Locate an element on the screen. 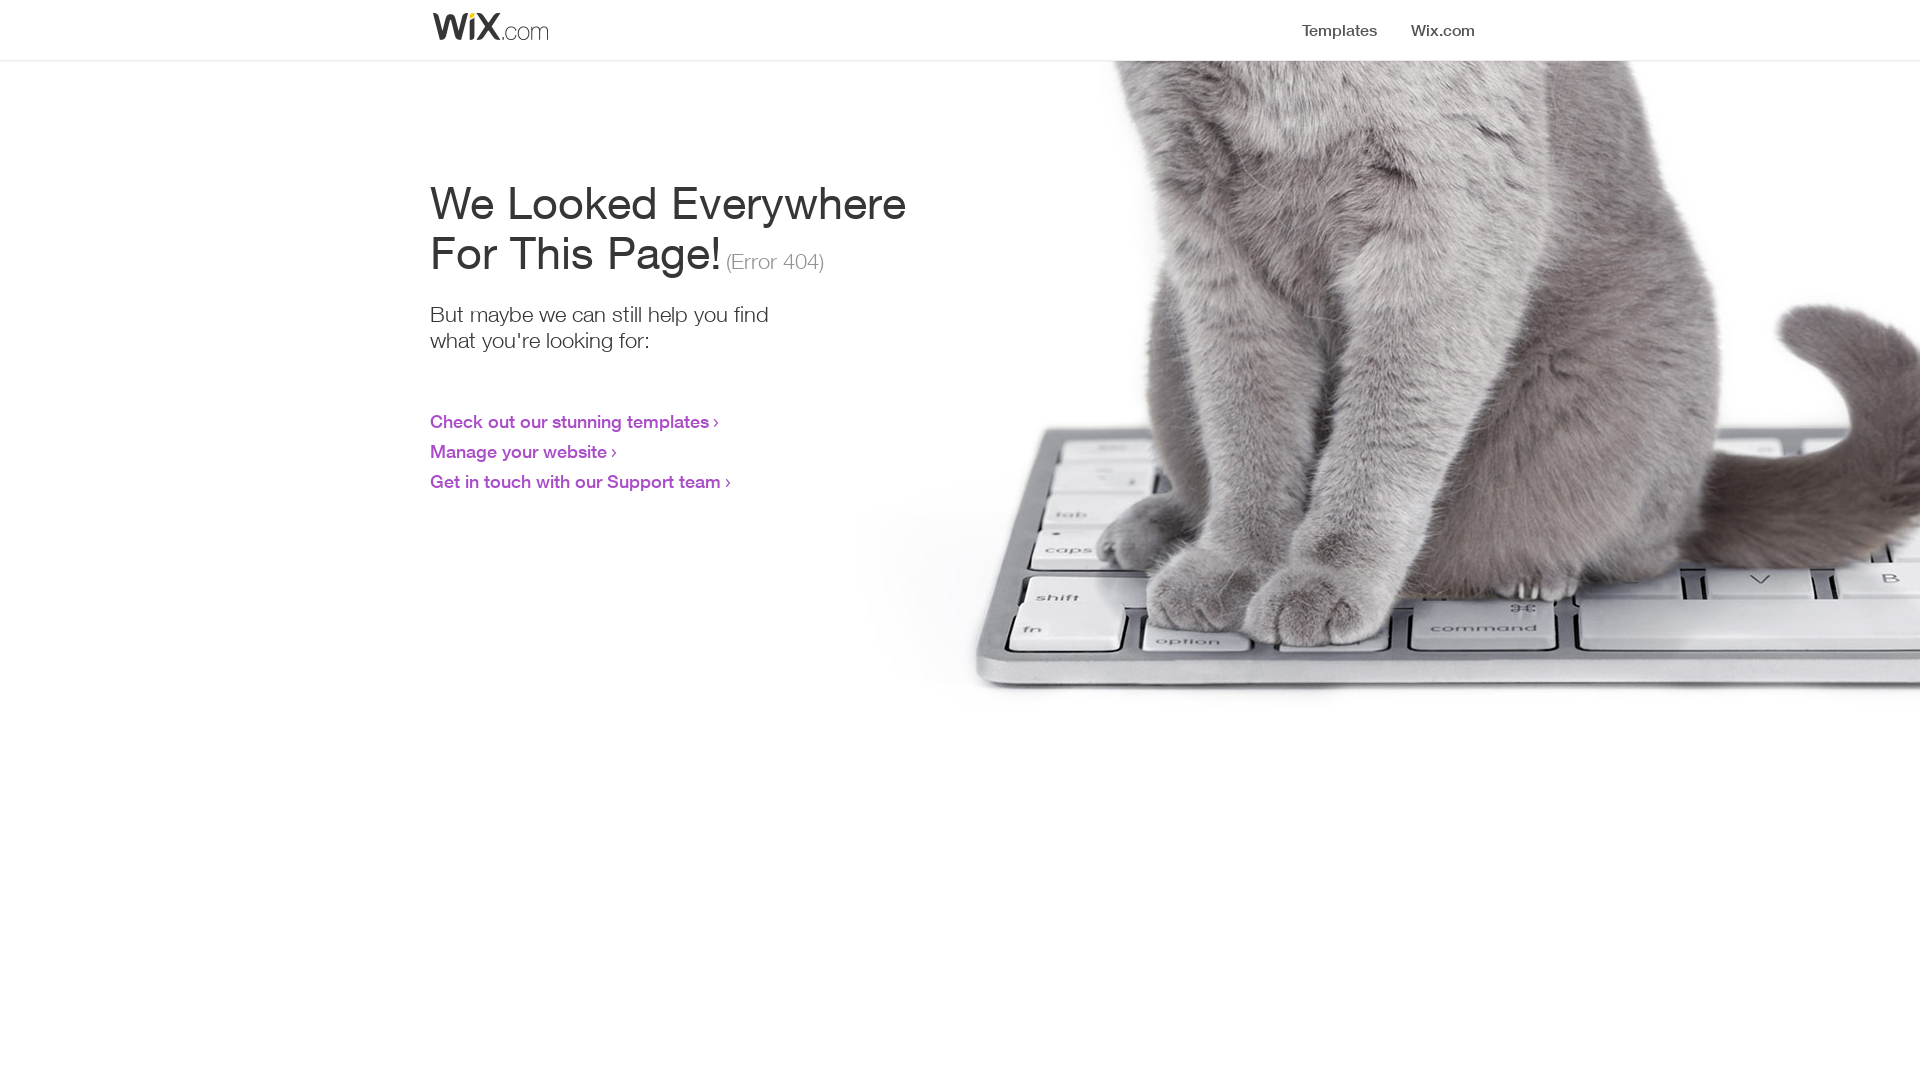  'Check out our stunning templates' is located at coordinates (429, 419).